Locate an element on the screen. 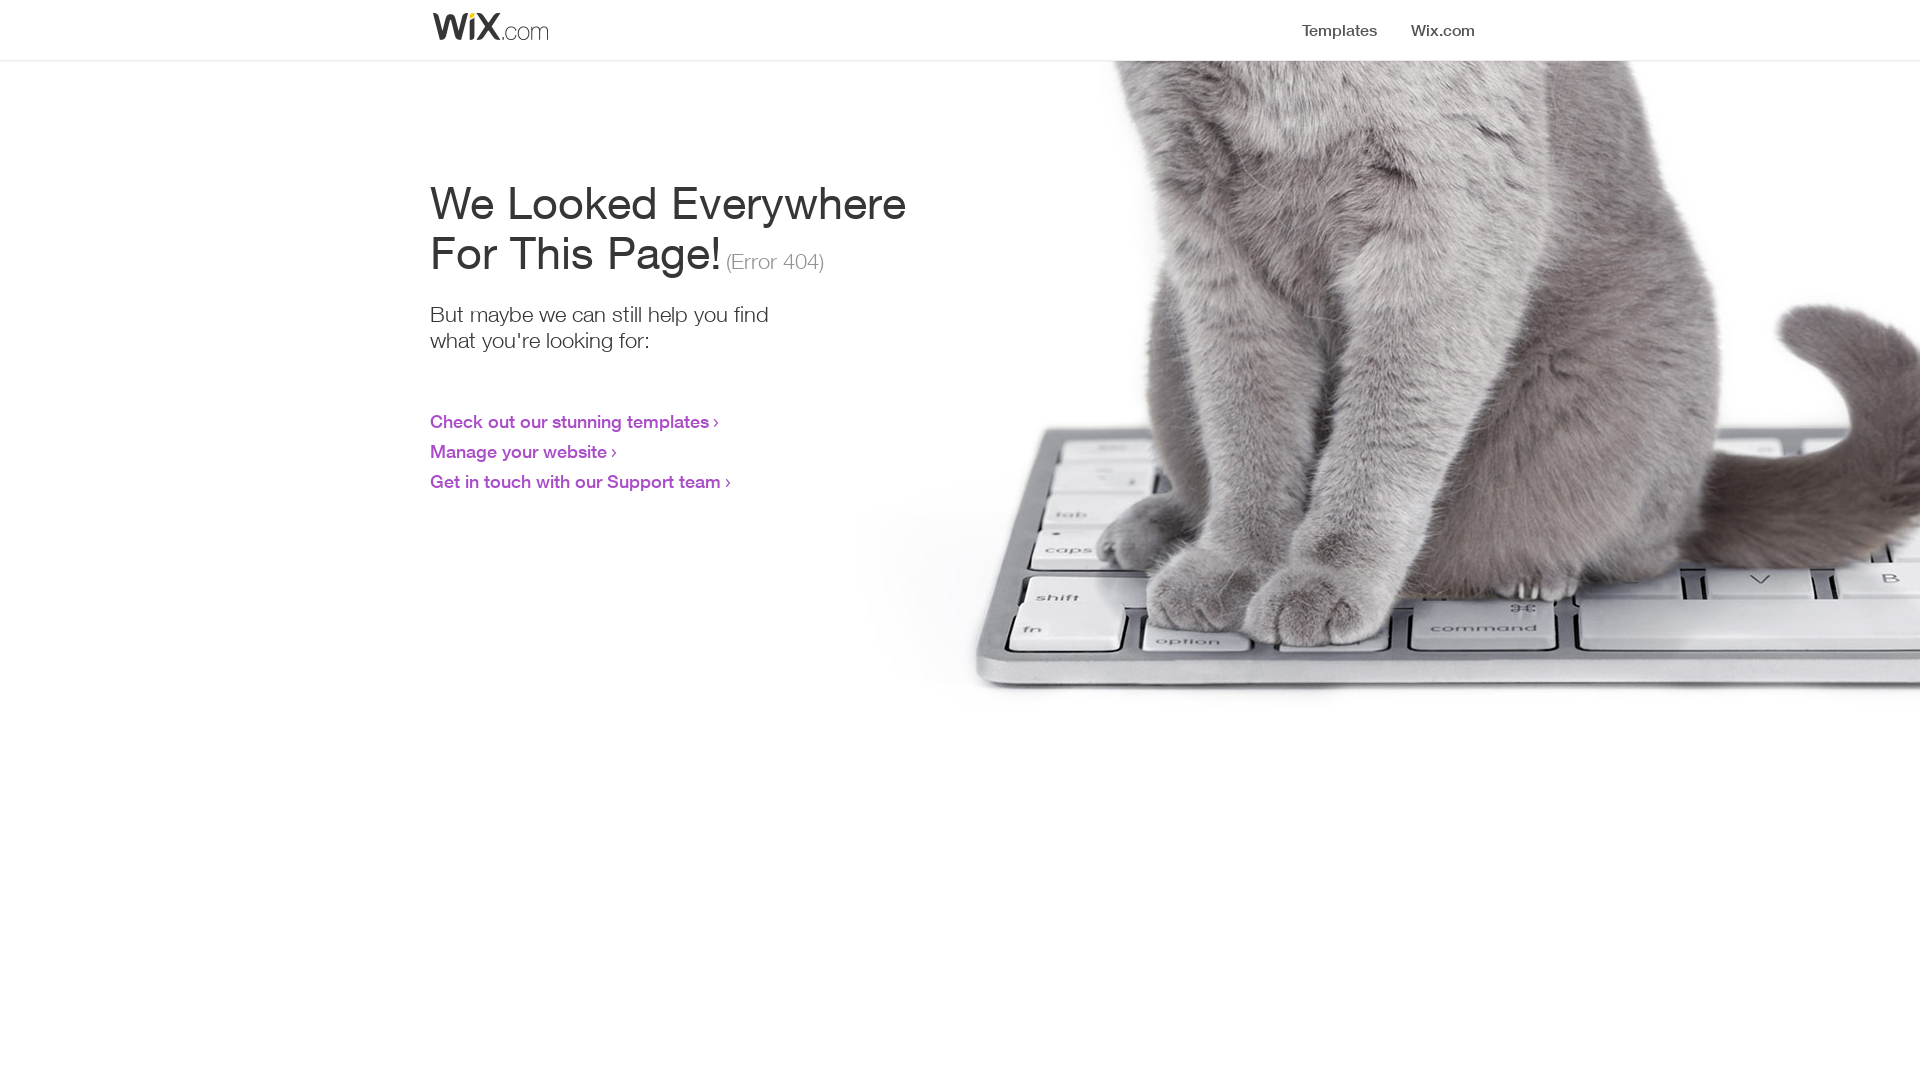  'Check out our stunning templates' is located at coordinates (429, 419).